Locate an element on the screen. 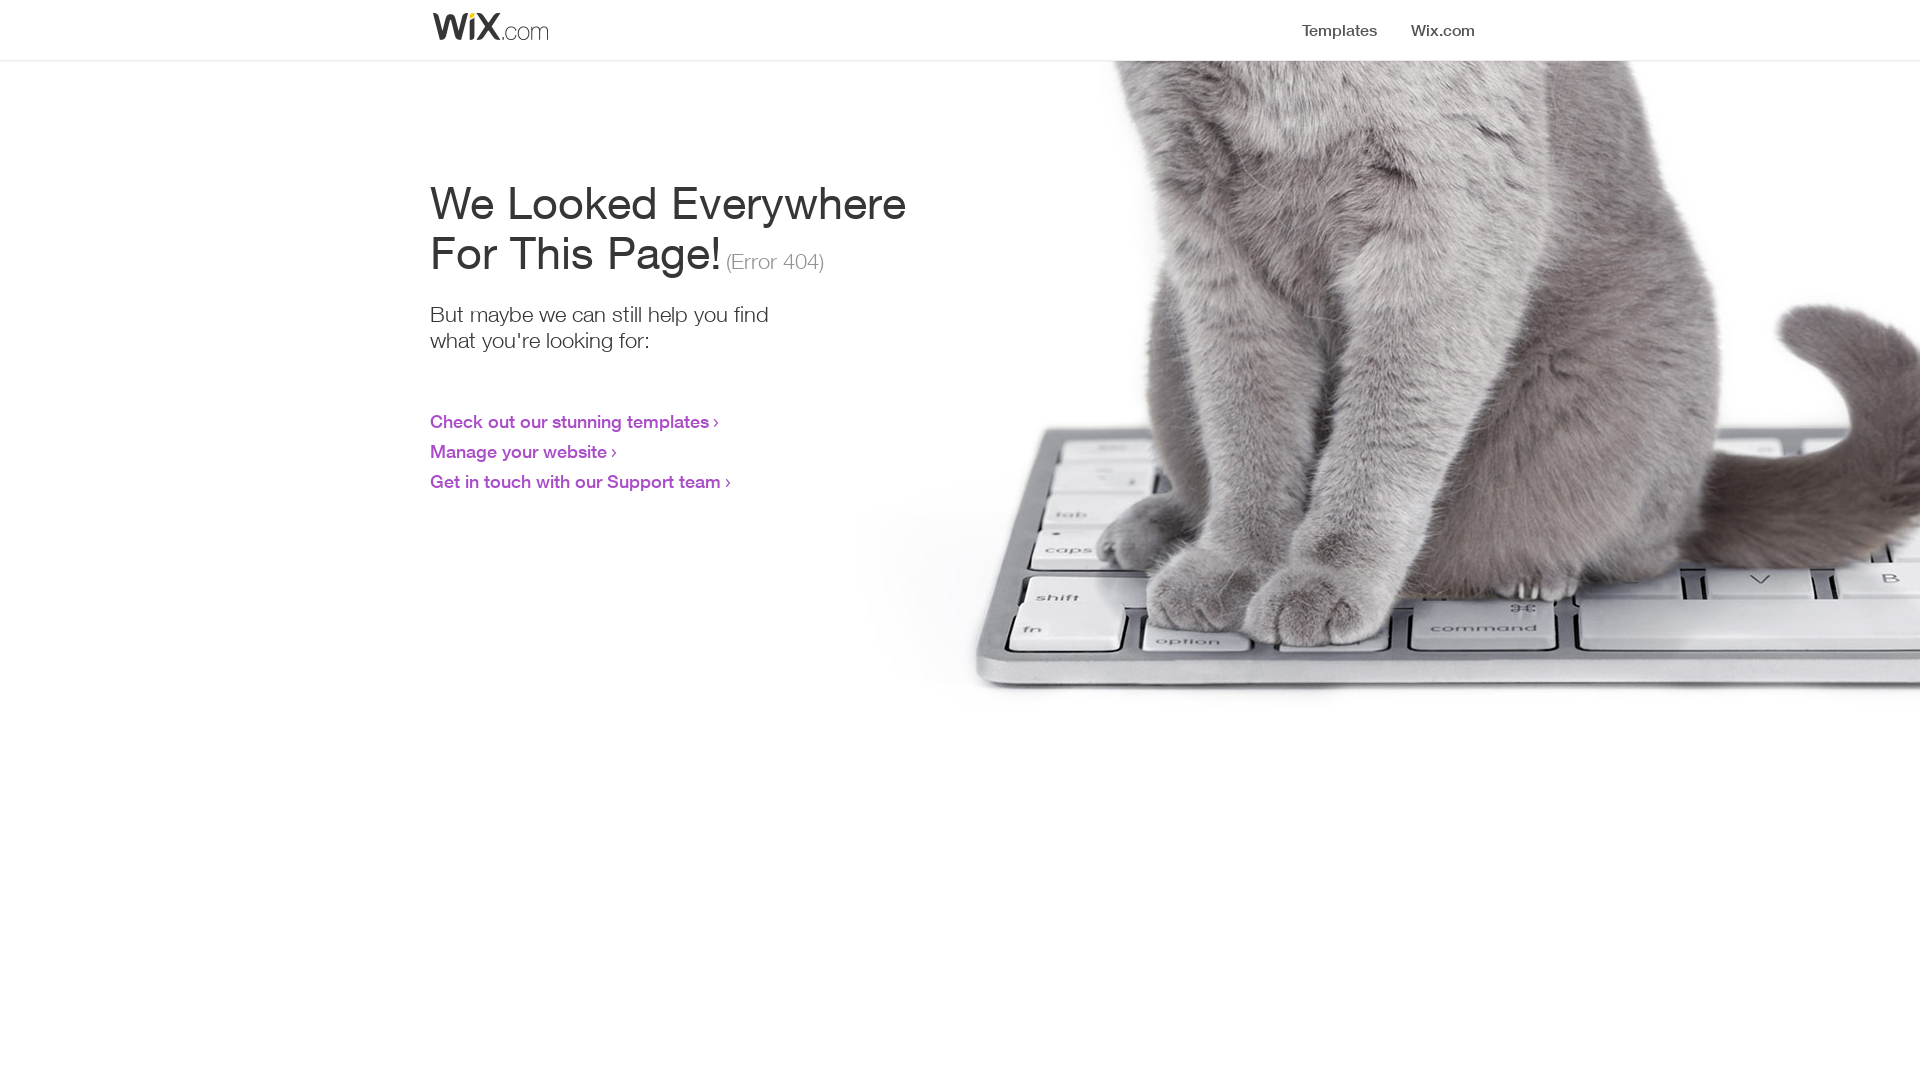  'Check out our stunning templates' is located at coordinates (429, 419).